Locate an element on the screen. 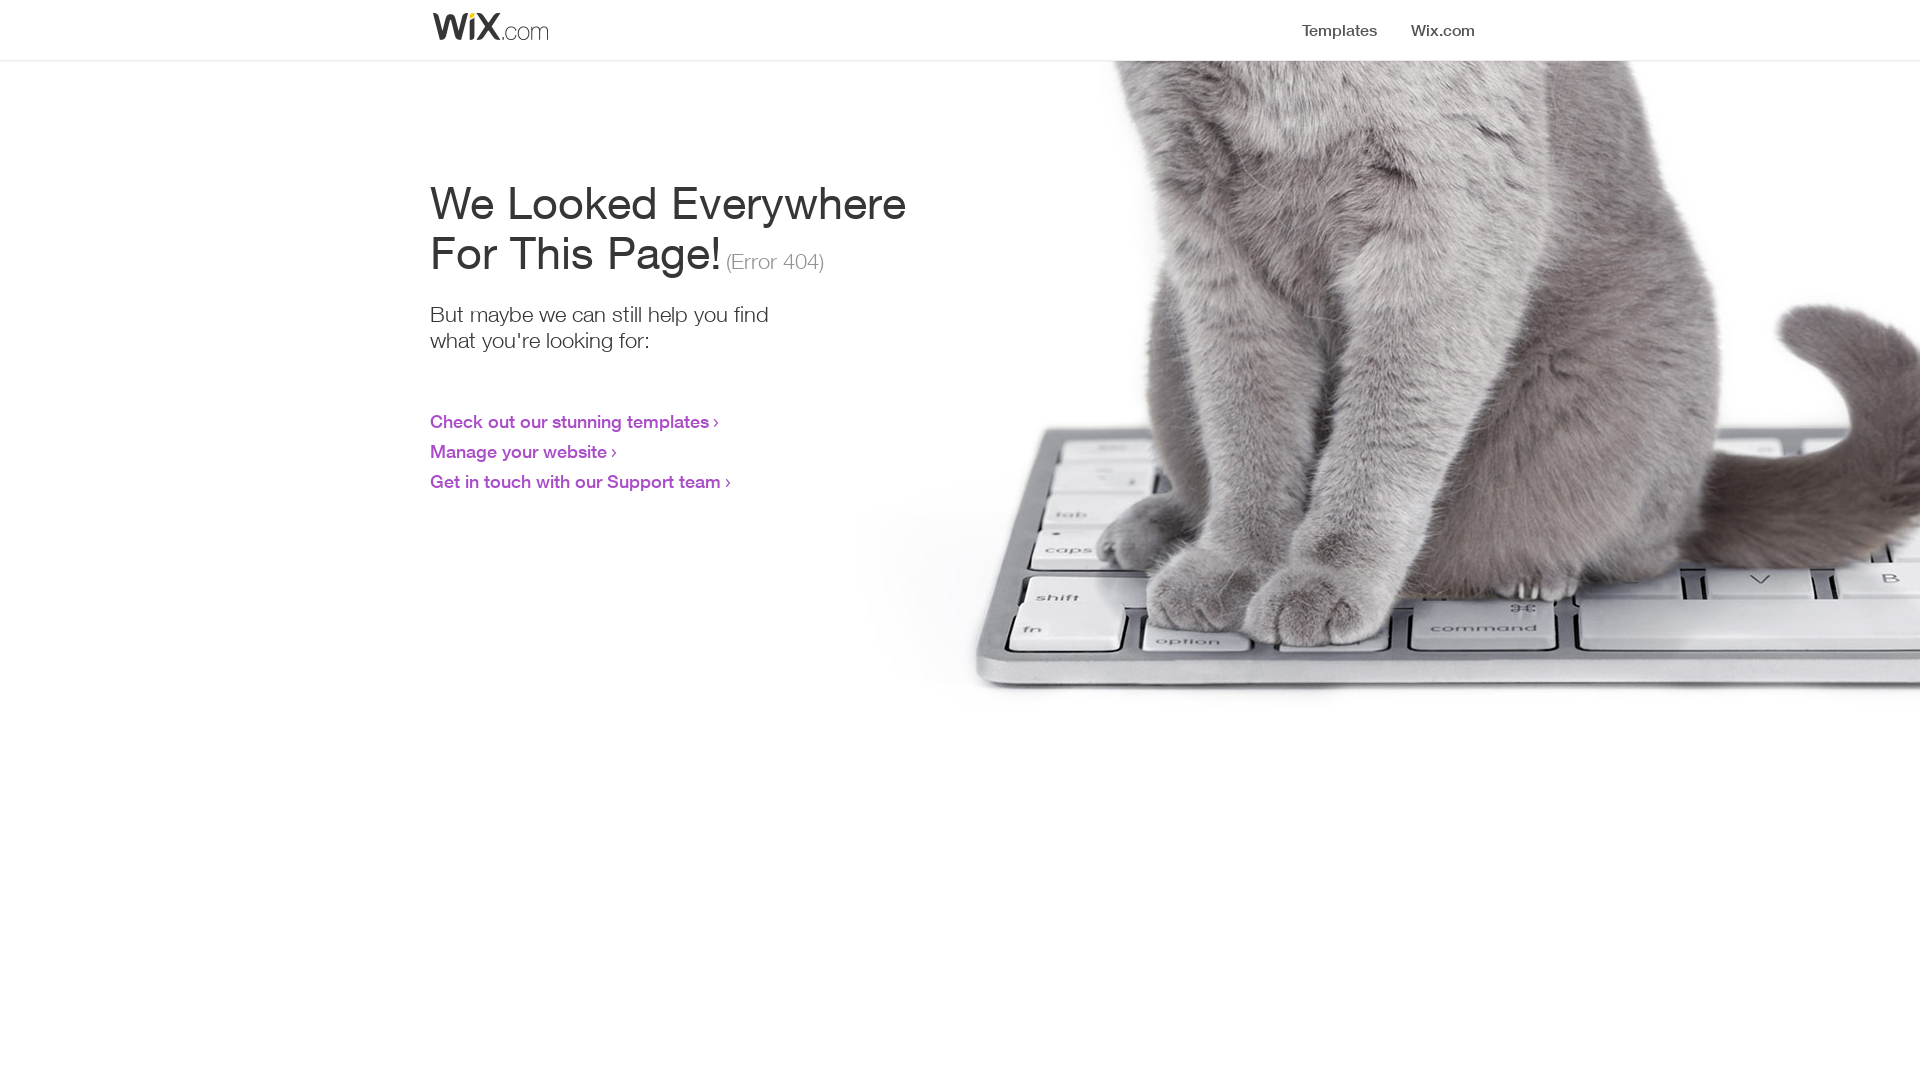  'Check out our stunning templates' is located at coordinates (429, 419).